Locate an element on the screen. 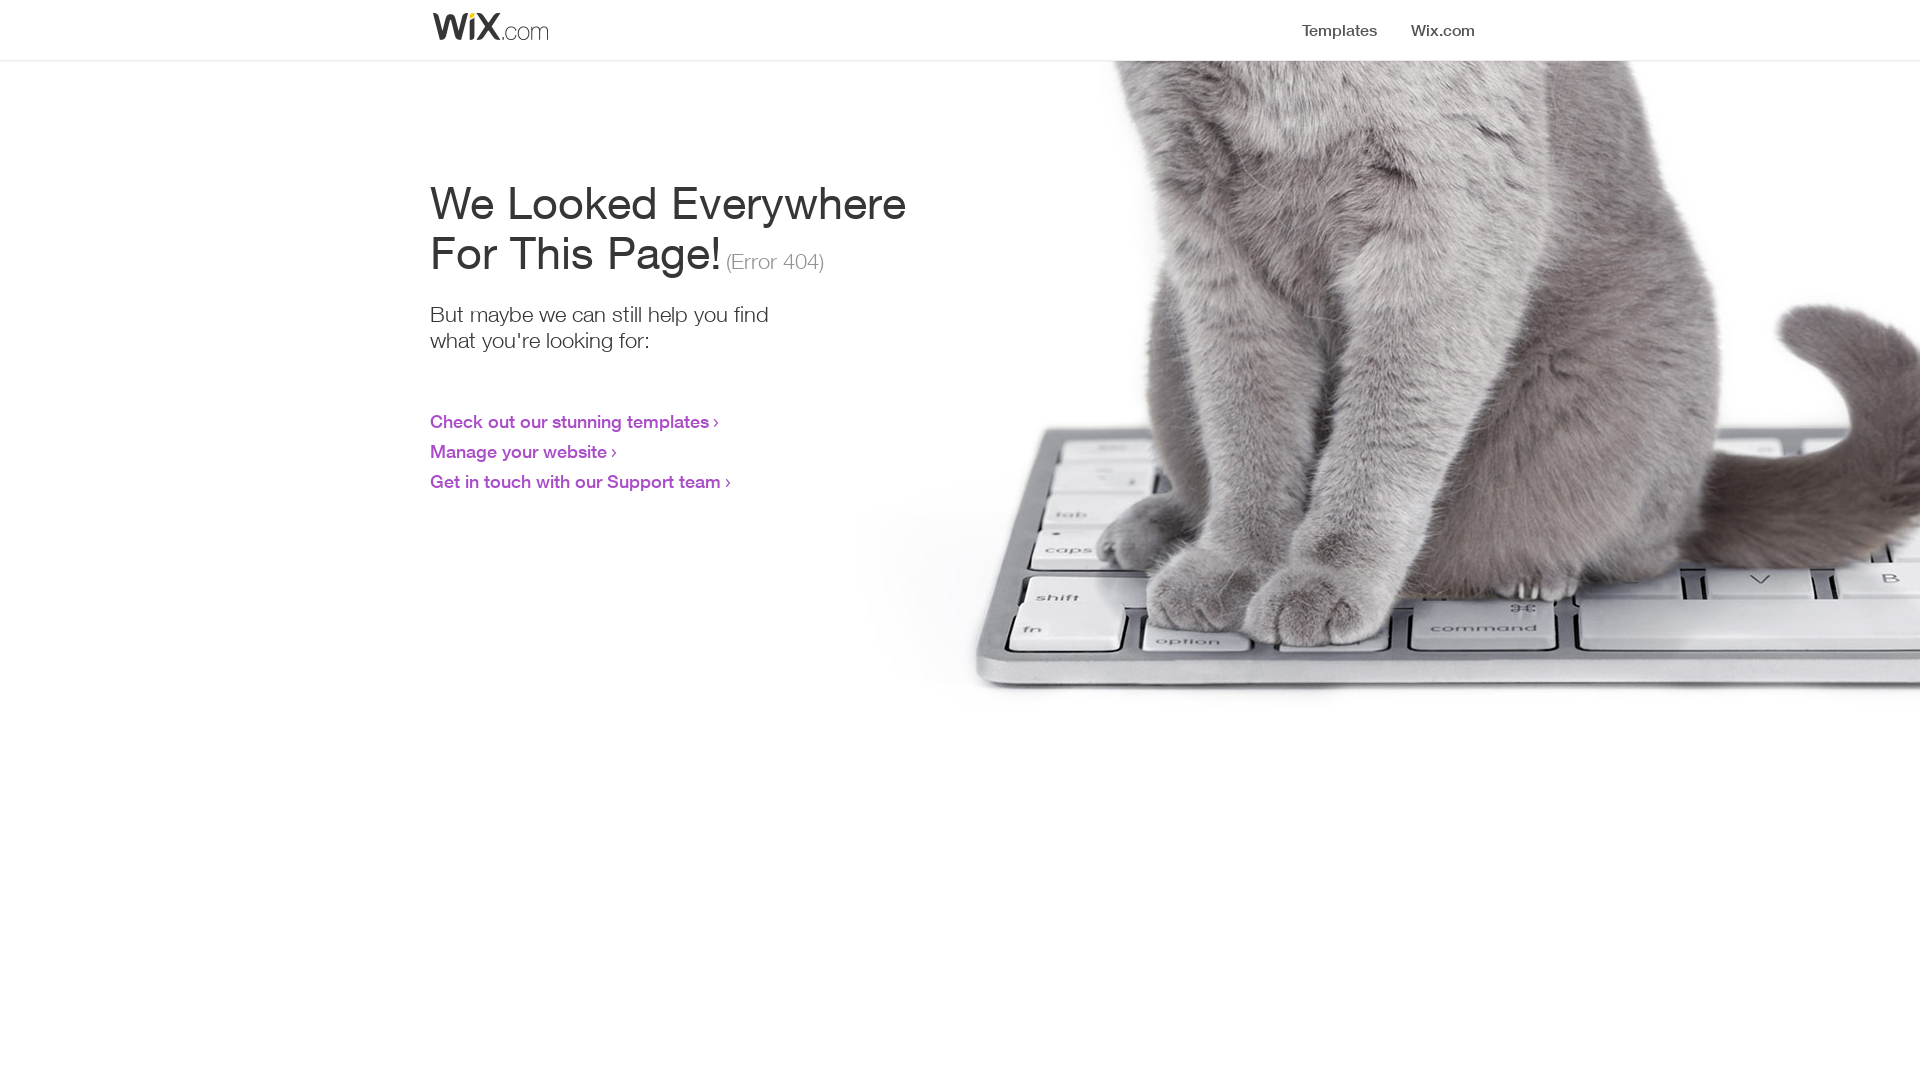  'Check out our stunning templates' is located at coordinates (429, 419).